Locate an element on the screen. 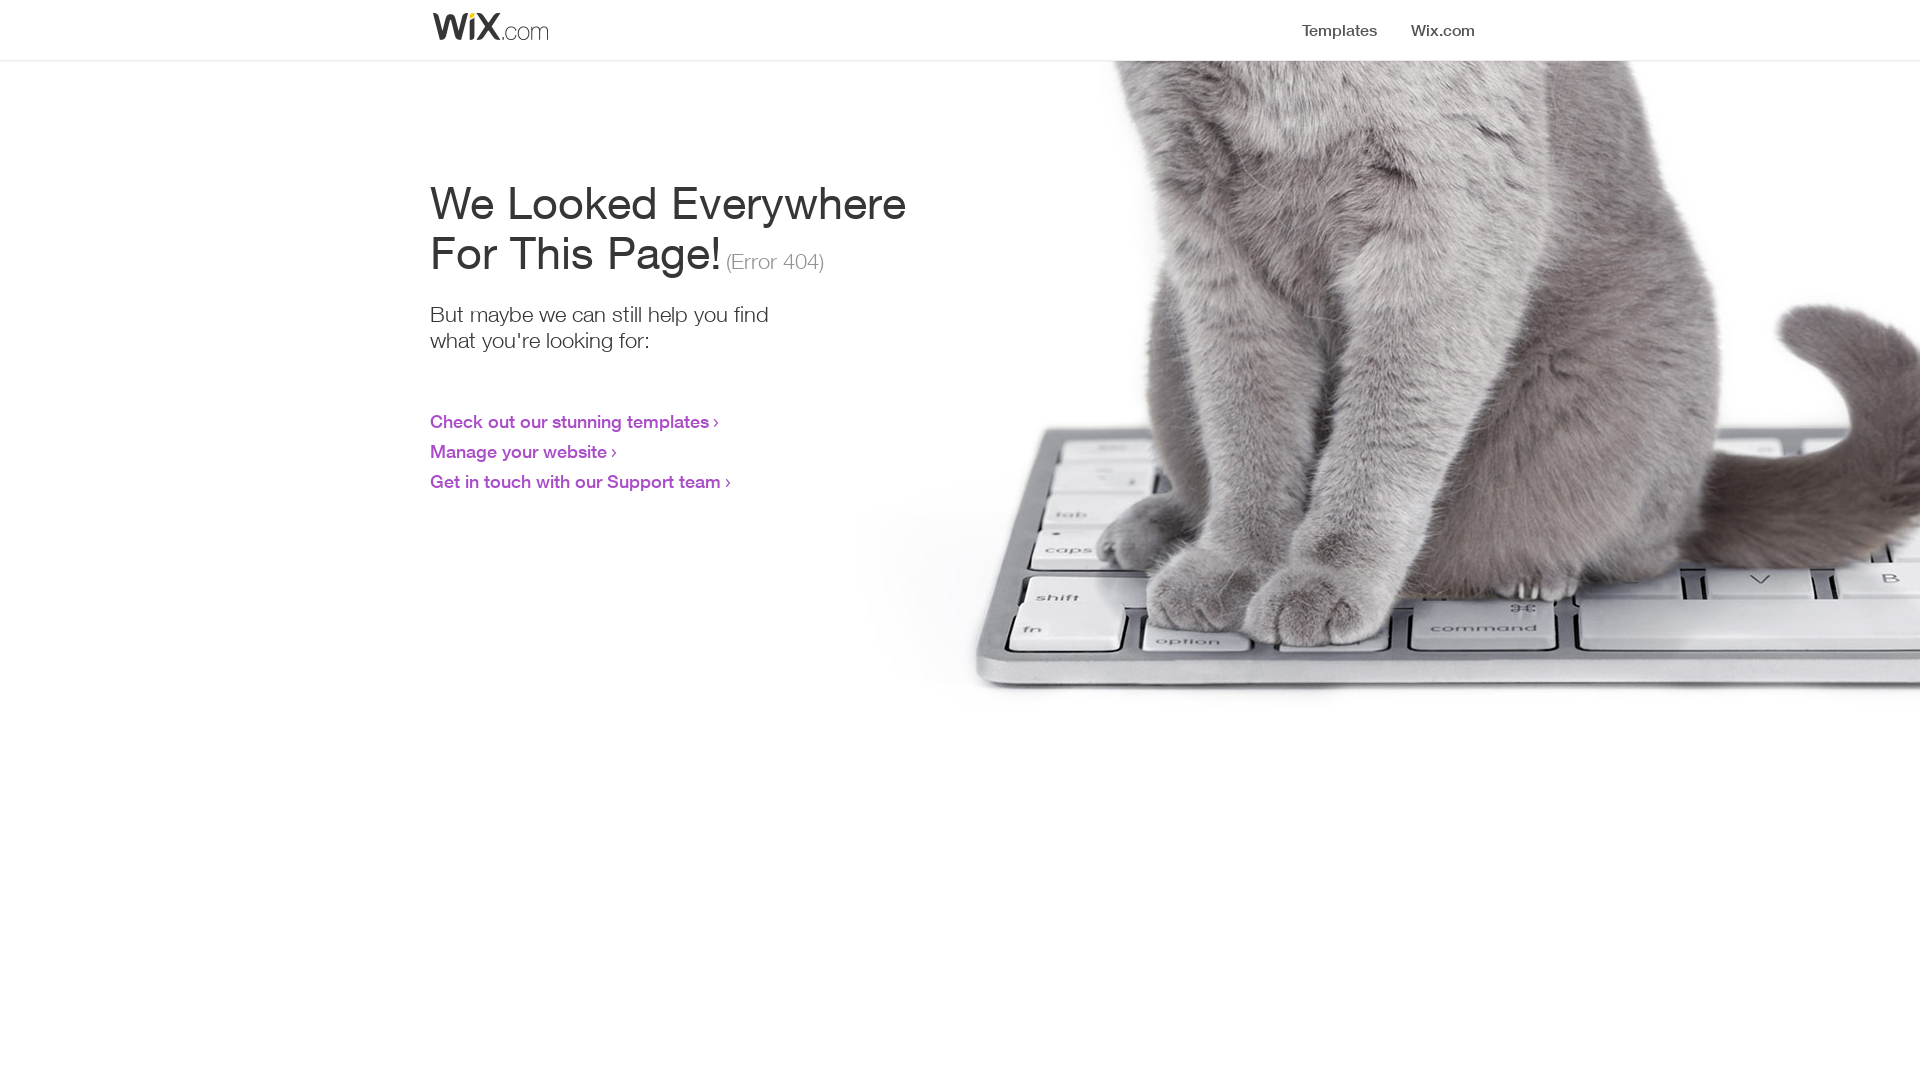  'Check out our stunning templates' is located at coordinates (429, 419).